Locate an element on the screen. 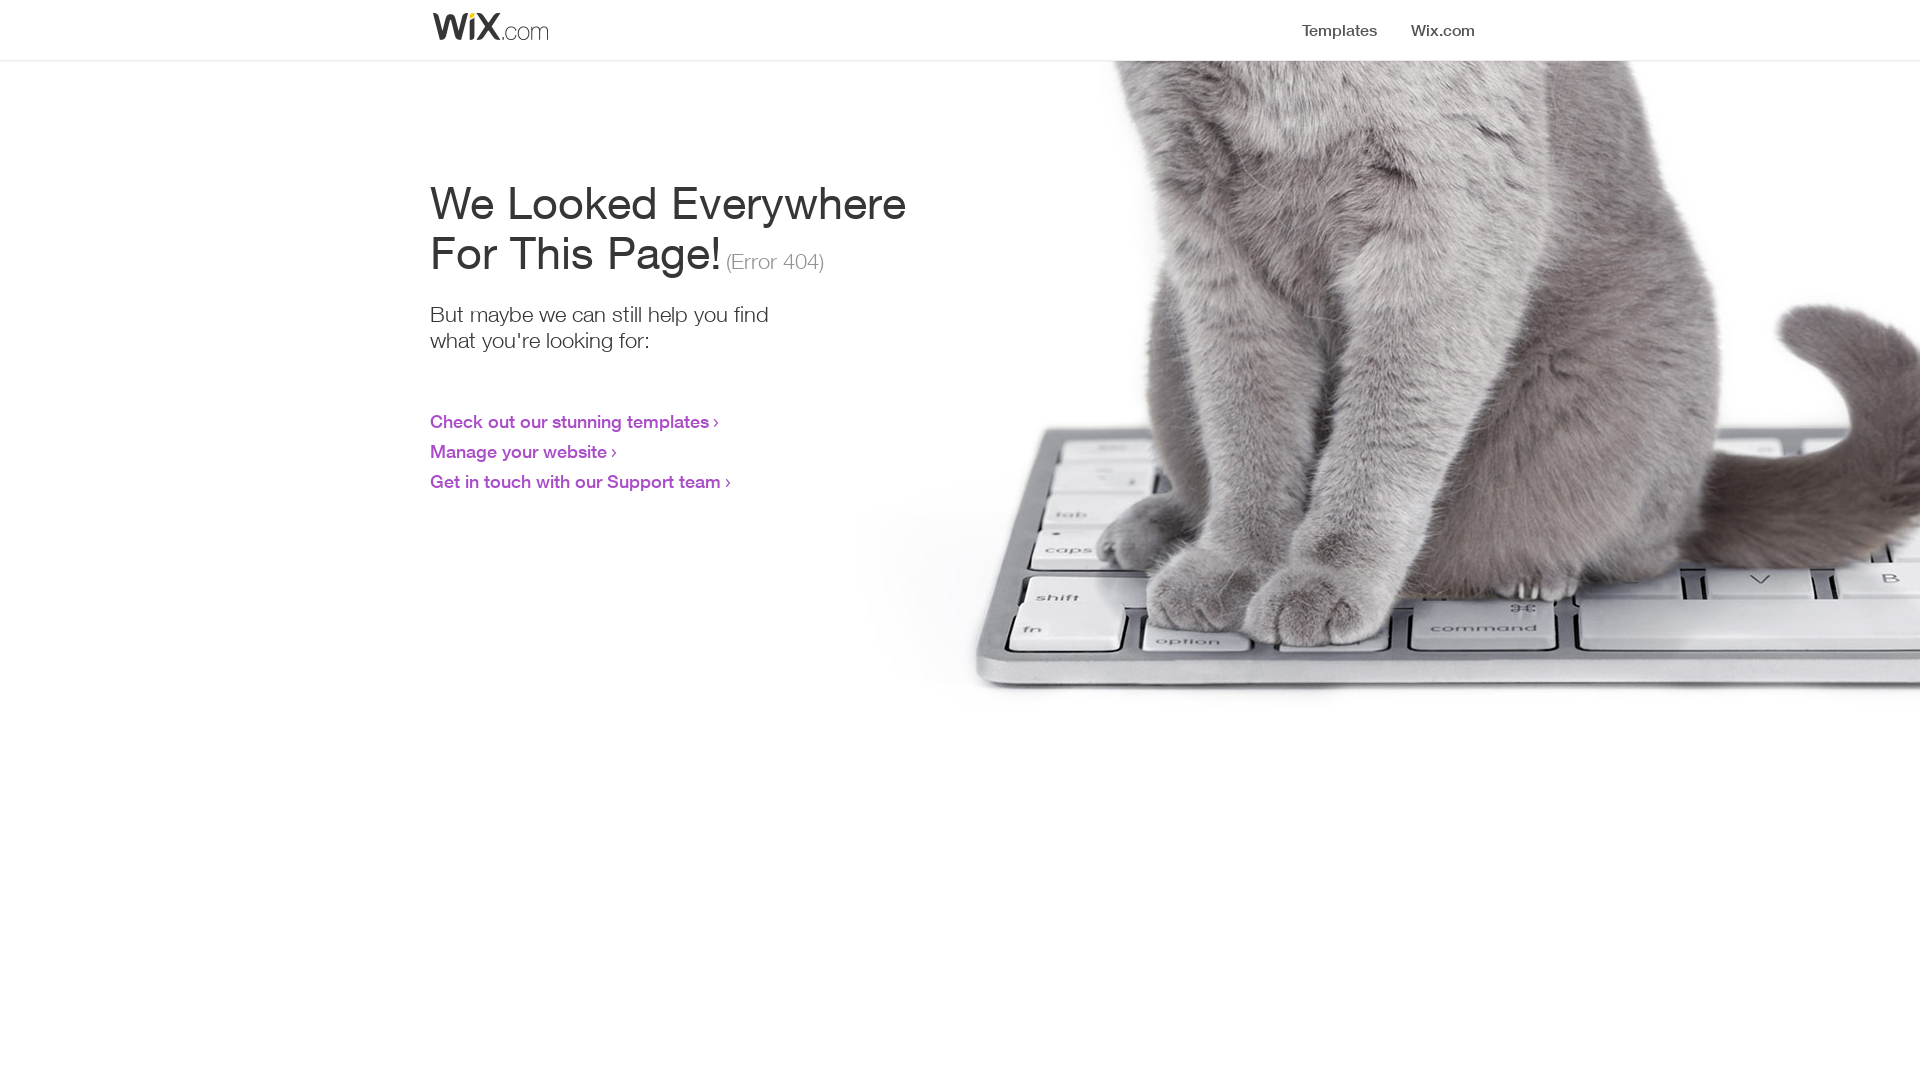  'Check out our stunning templates' is located at coordinates (429, 419).